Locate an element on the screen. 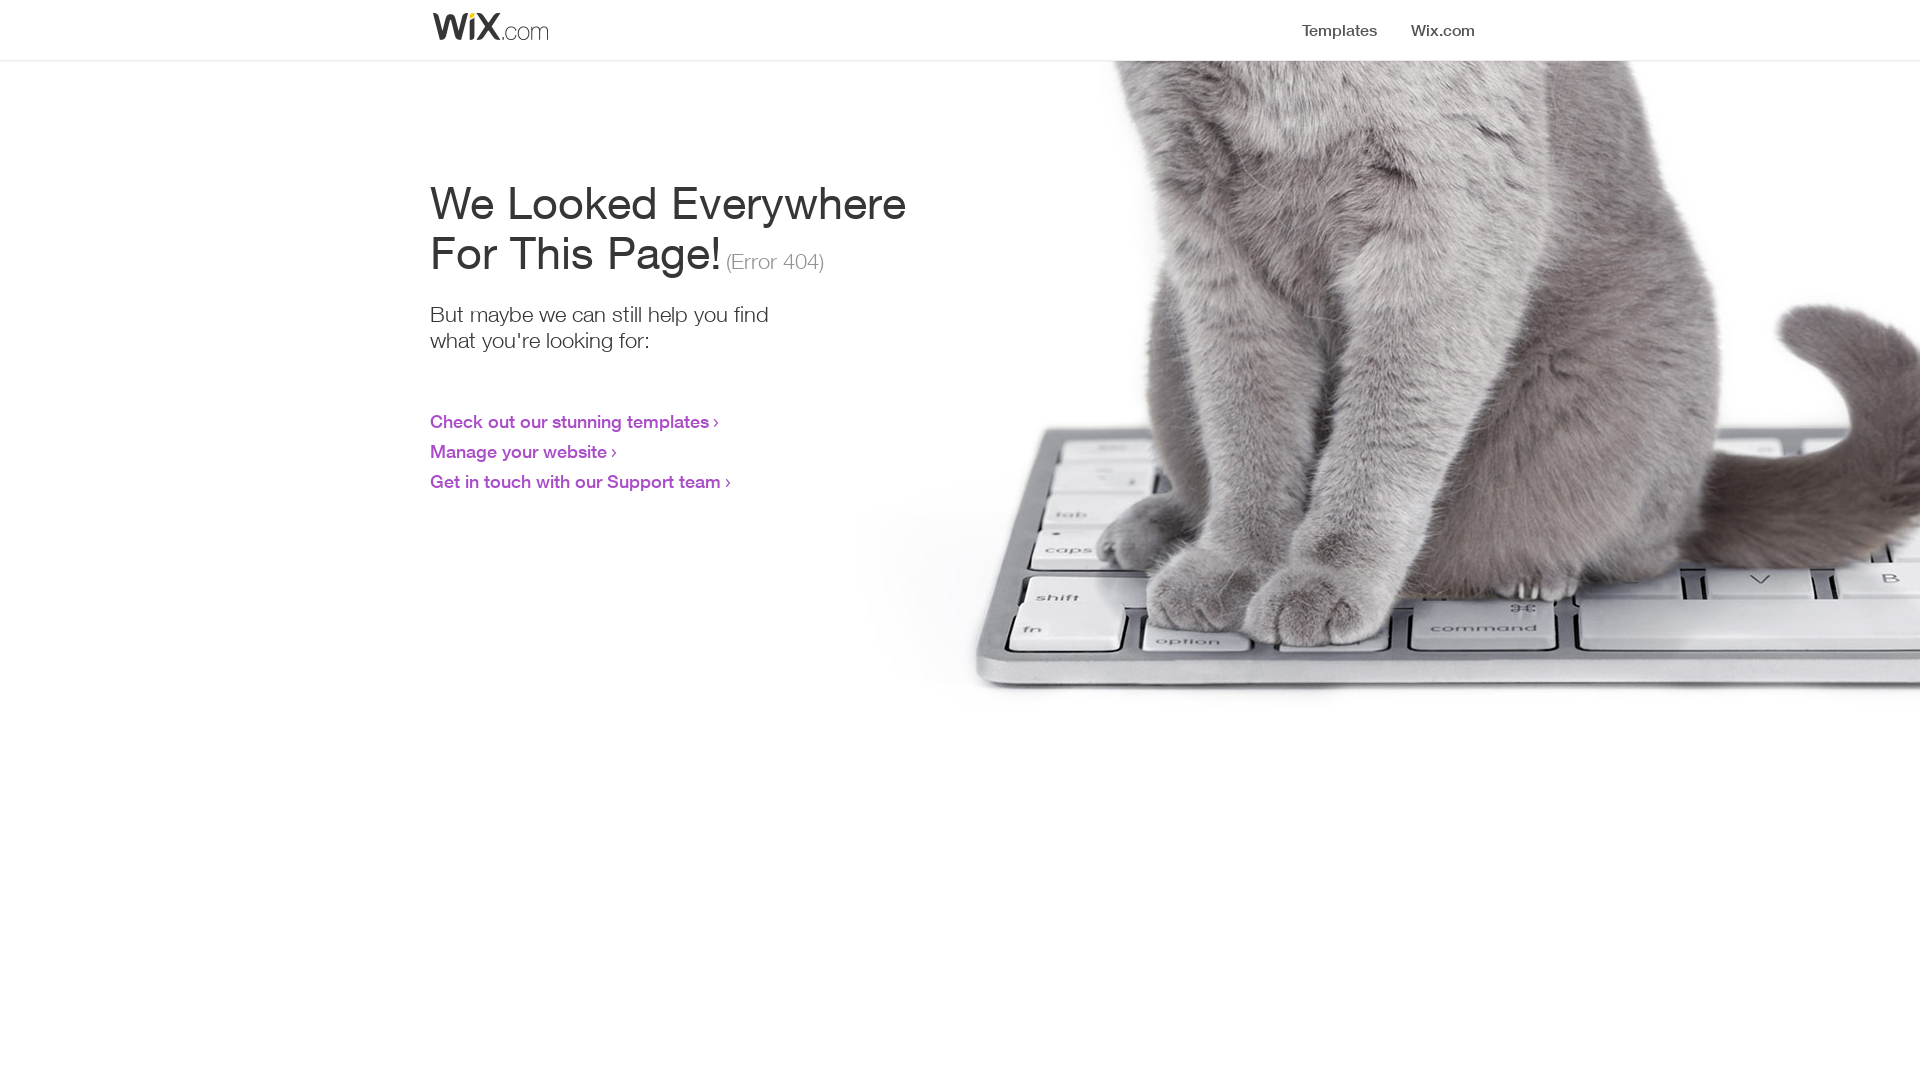  'Check out our stunning templates' is located at coordinates (429, 419).